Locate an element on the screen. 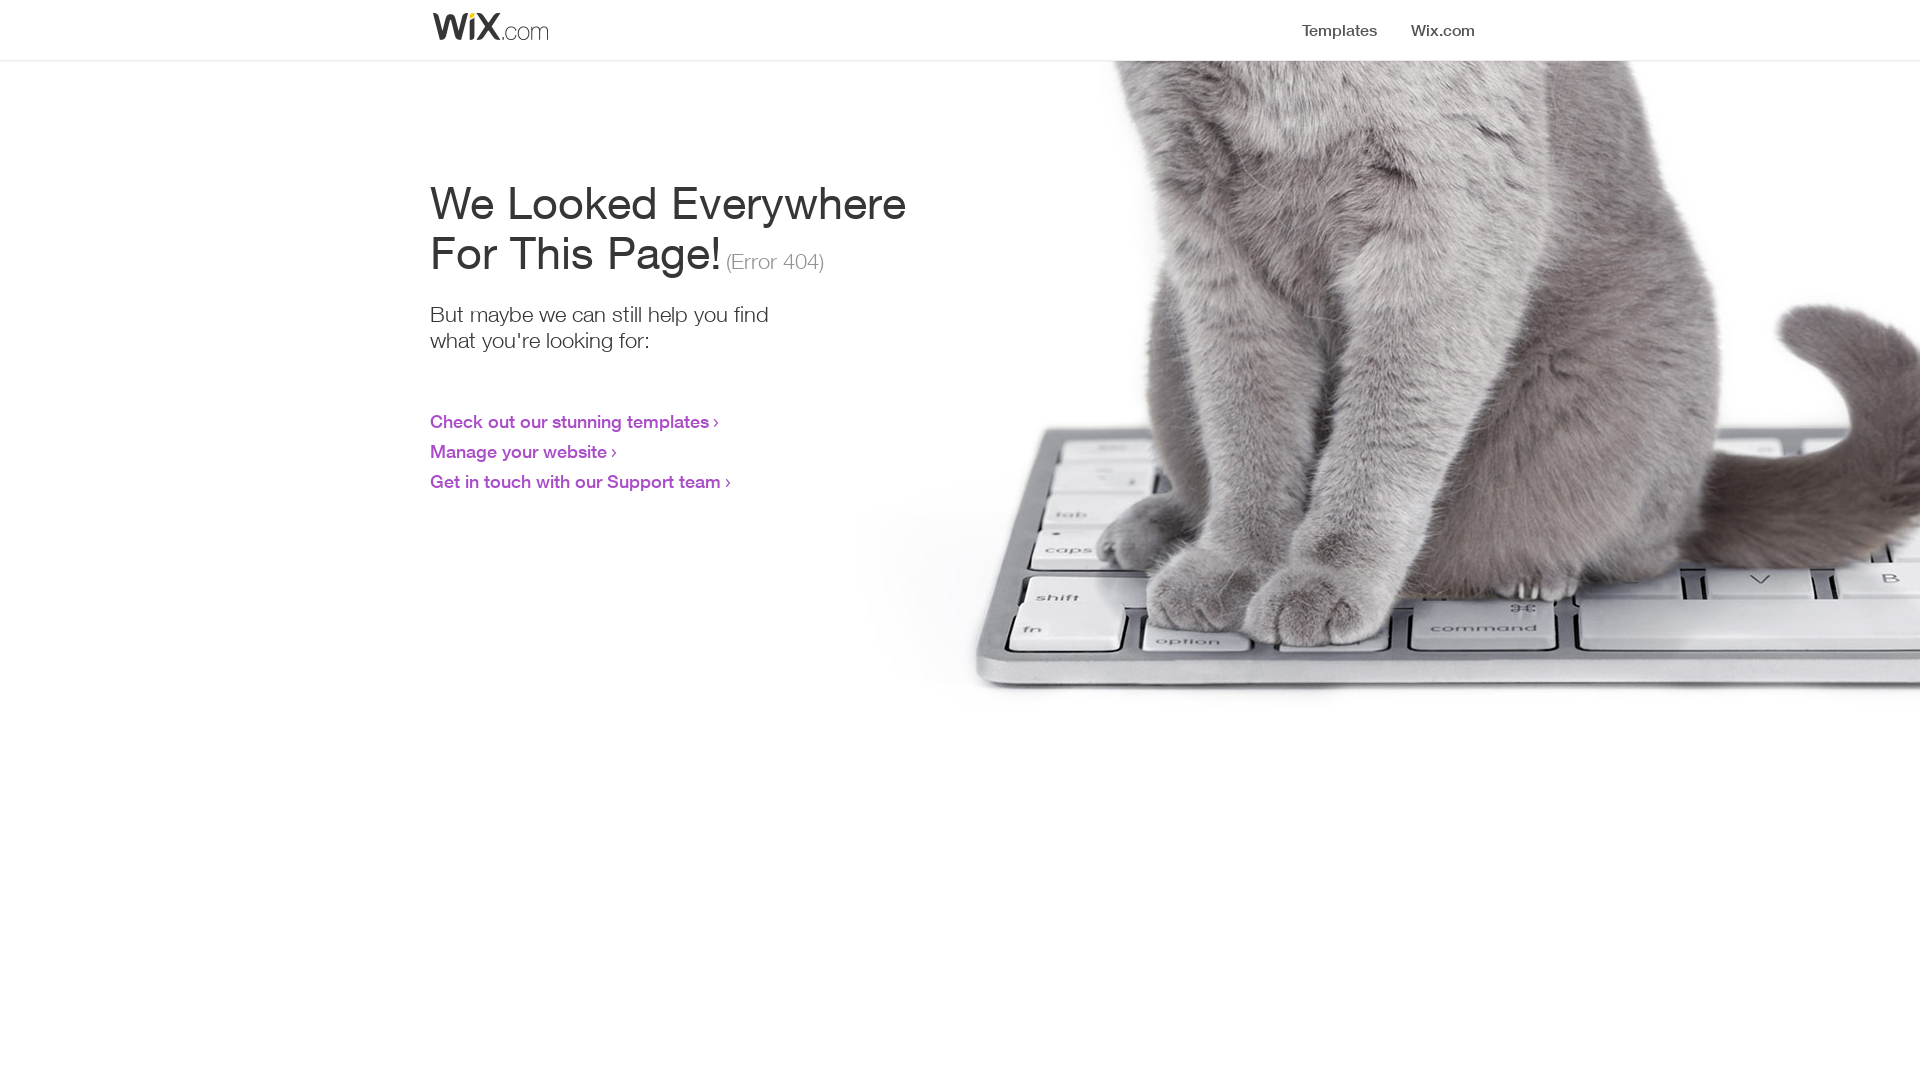  'Check out our stunning templates' is located at coordinates (429, 419).